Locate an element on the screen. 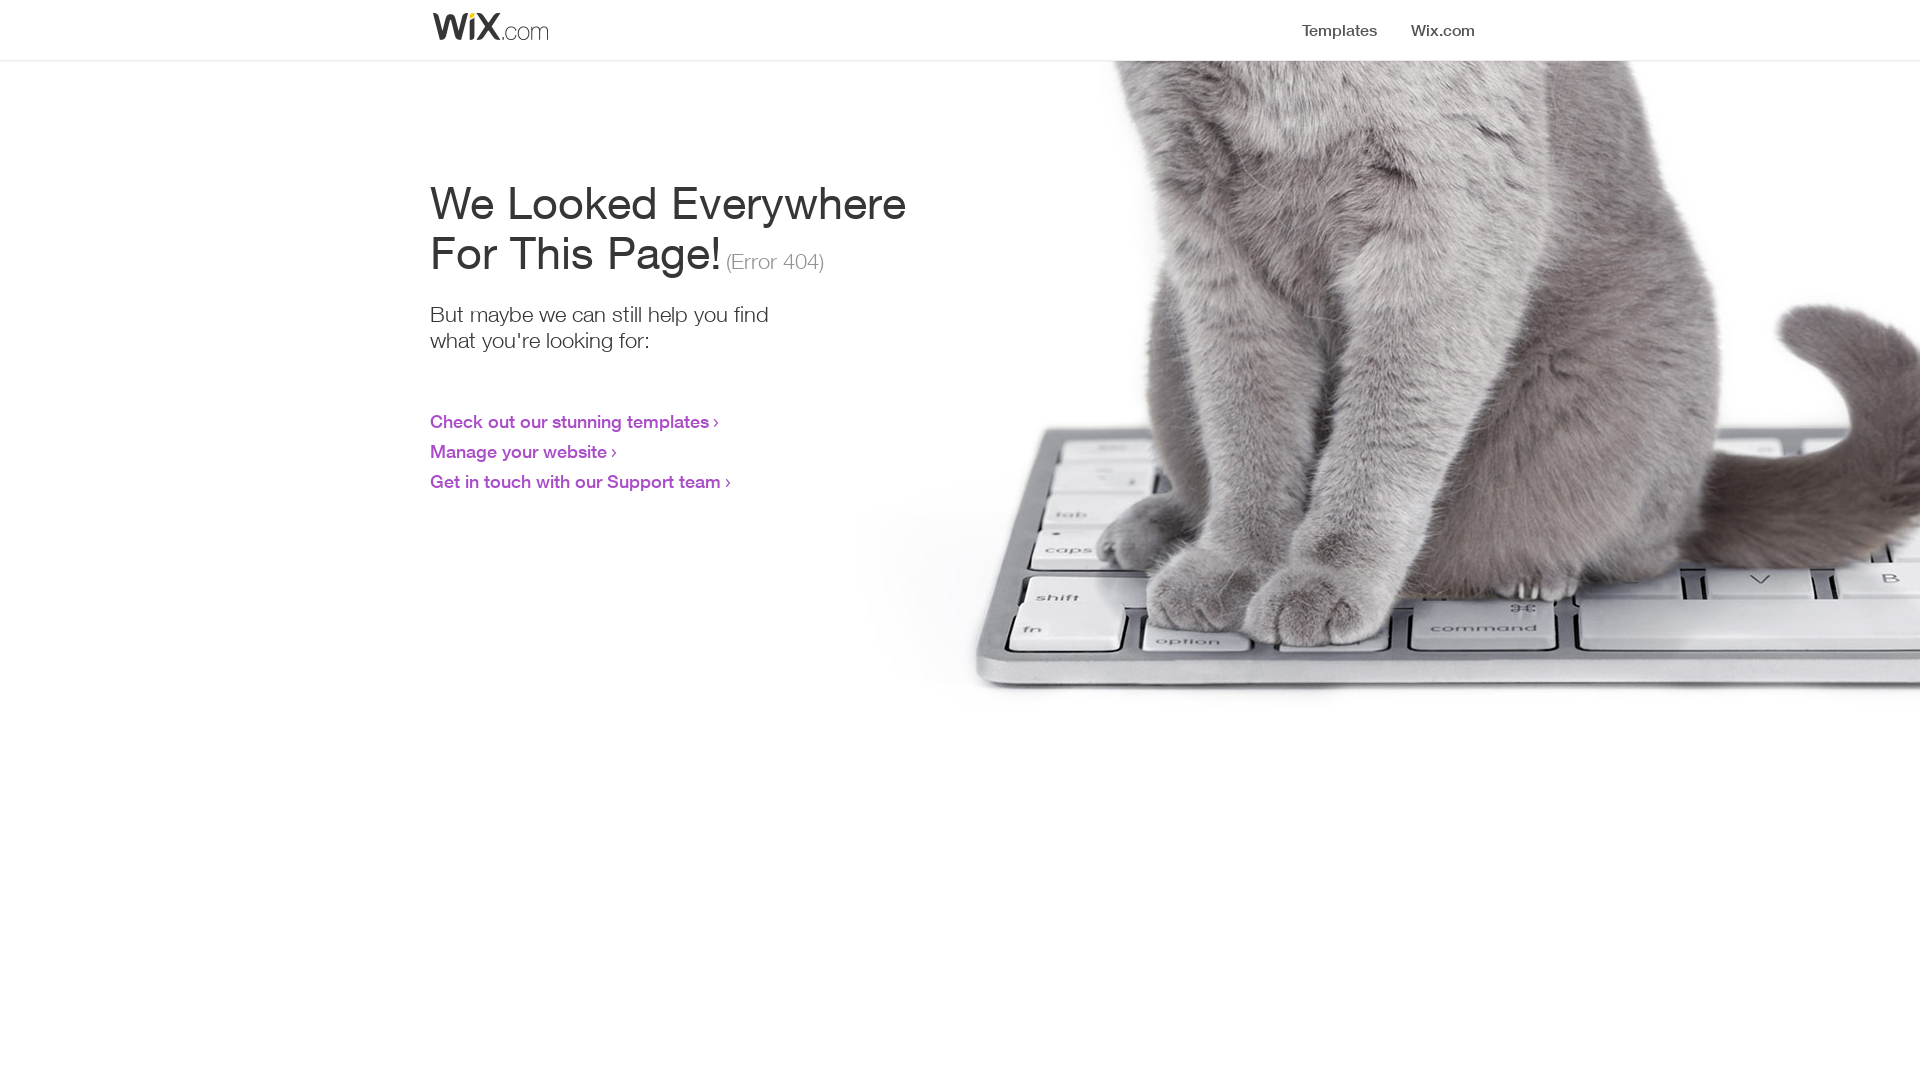  'Check out our stunning templates' is located at coordinates (429, 419).